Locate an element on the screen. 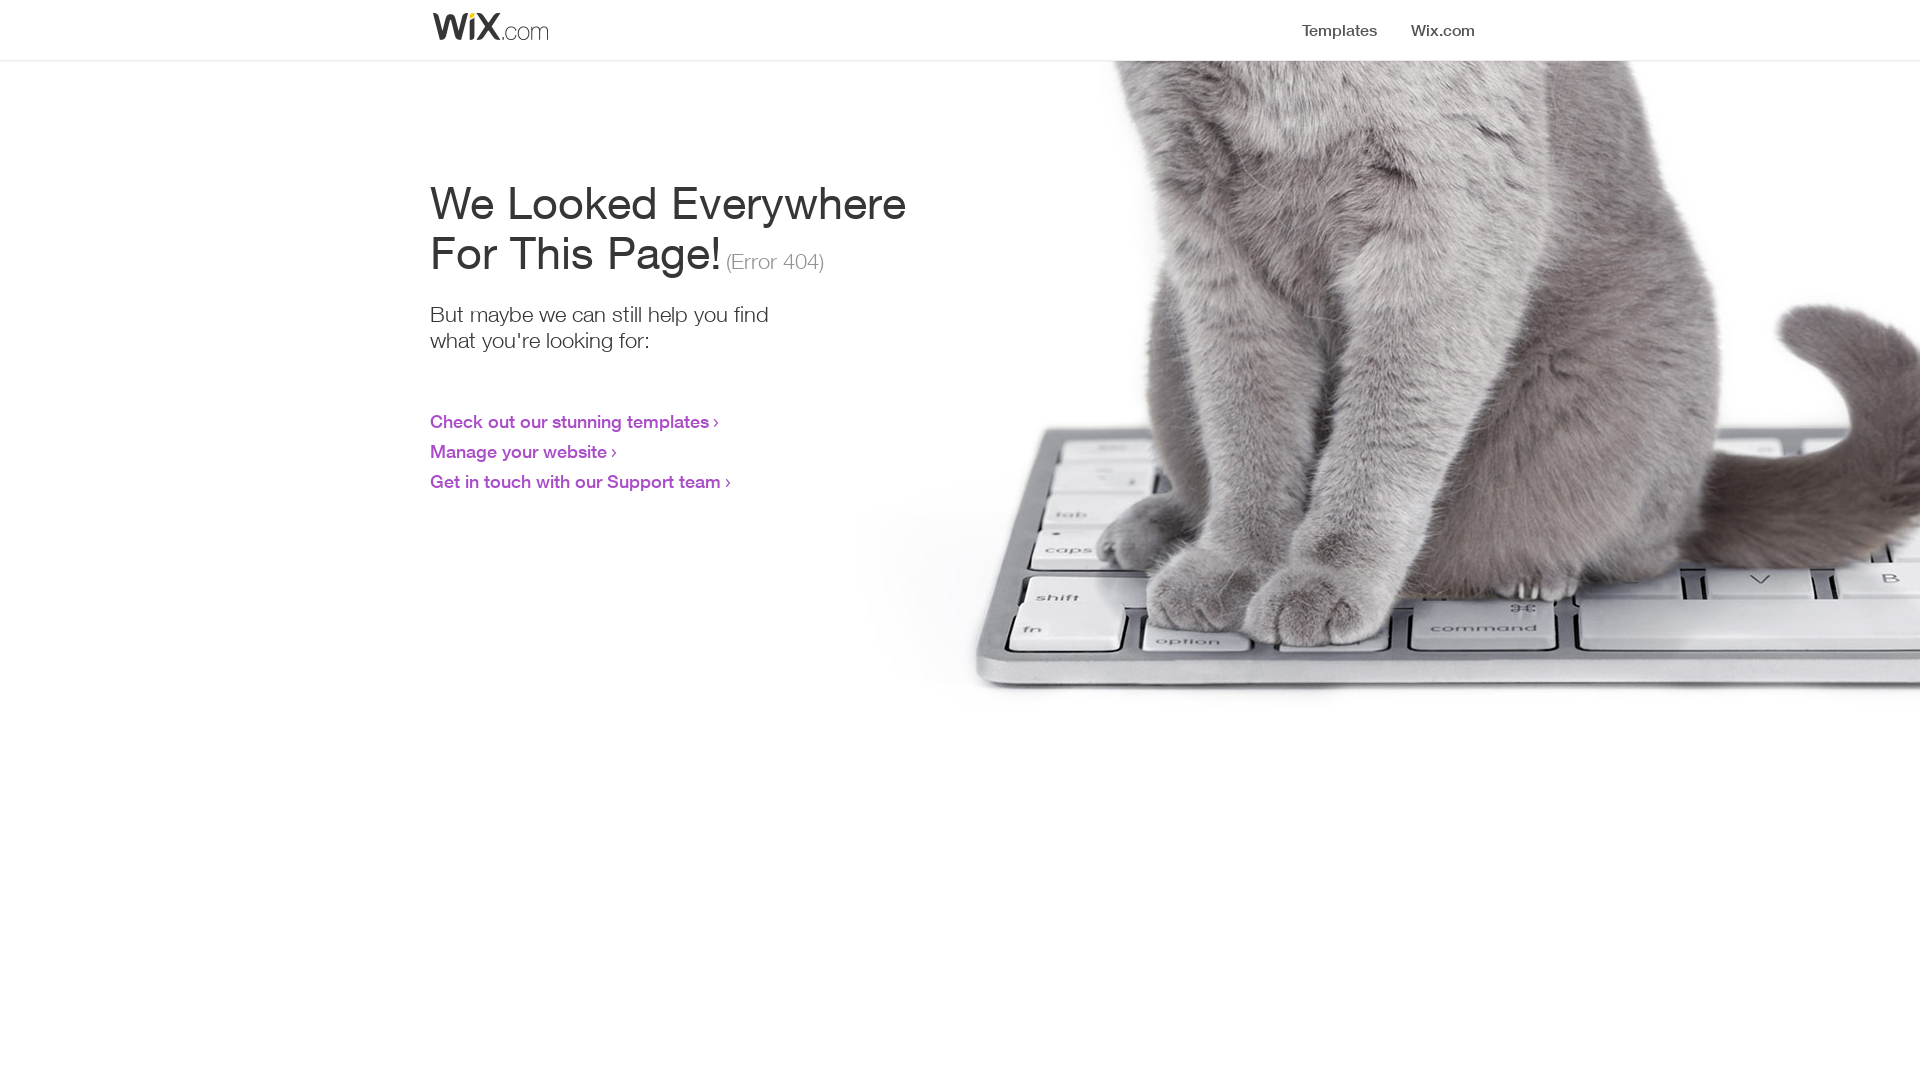  'Check out our stunning templates' is located at coordinates (429, 419).